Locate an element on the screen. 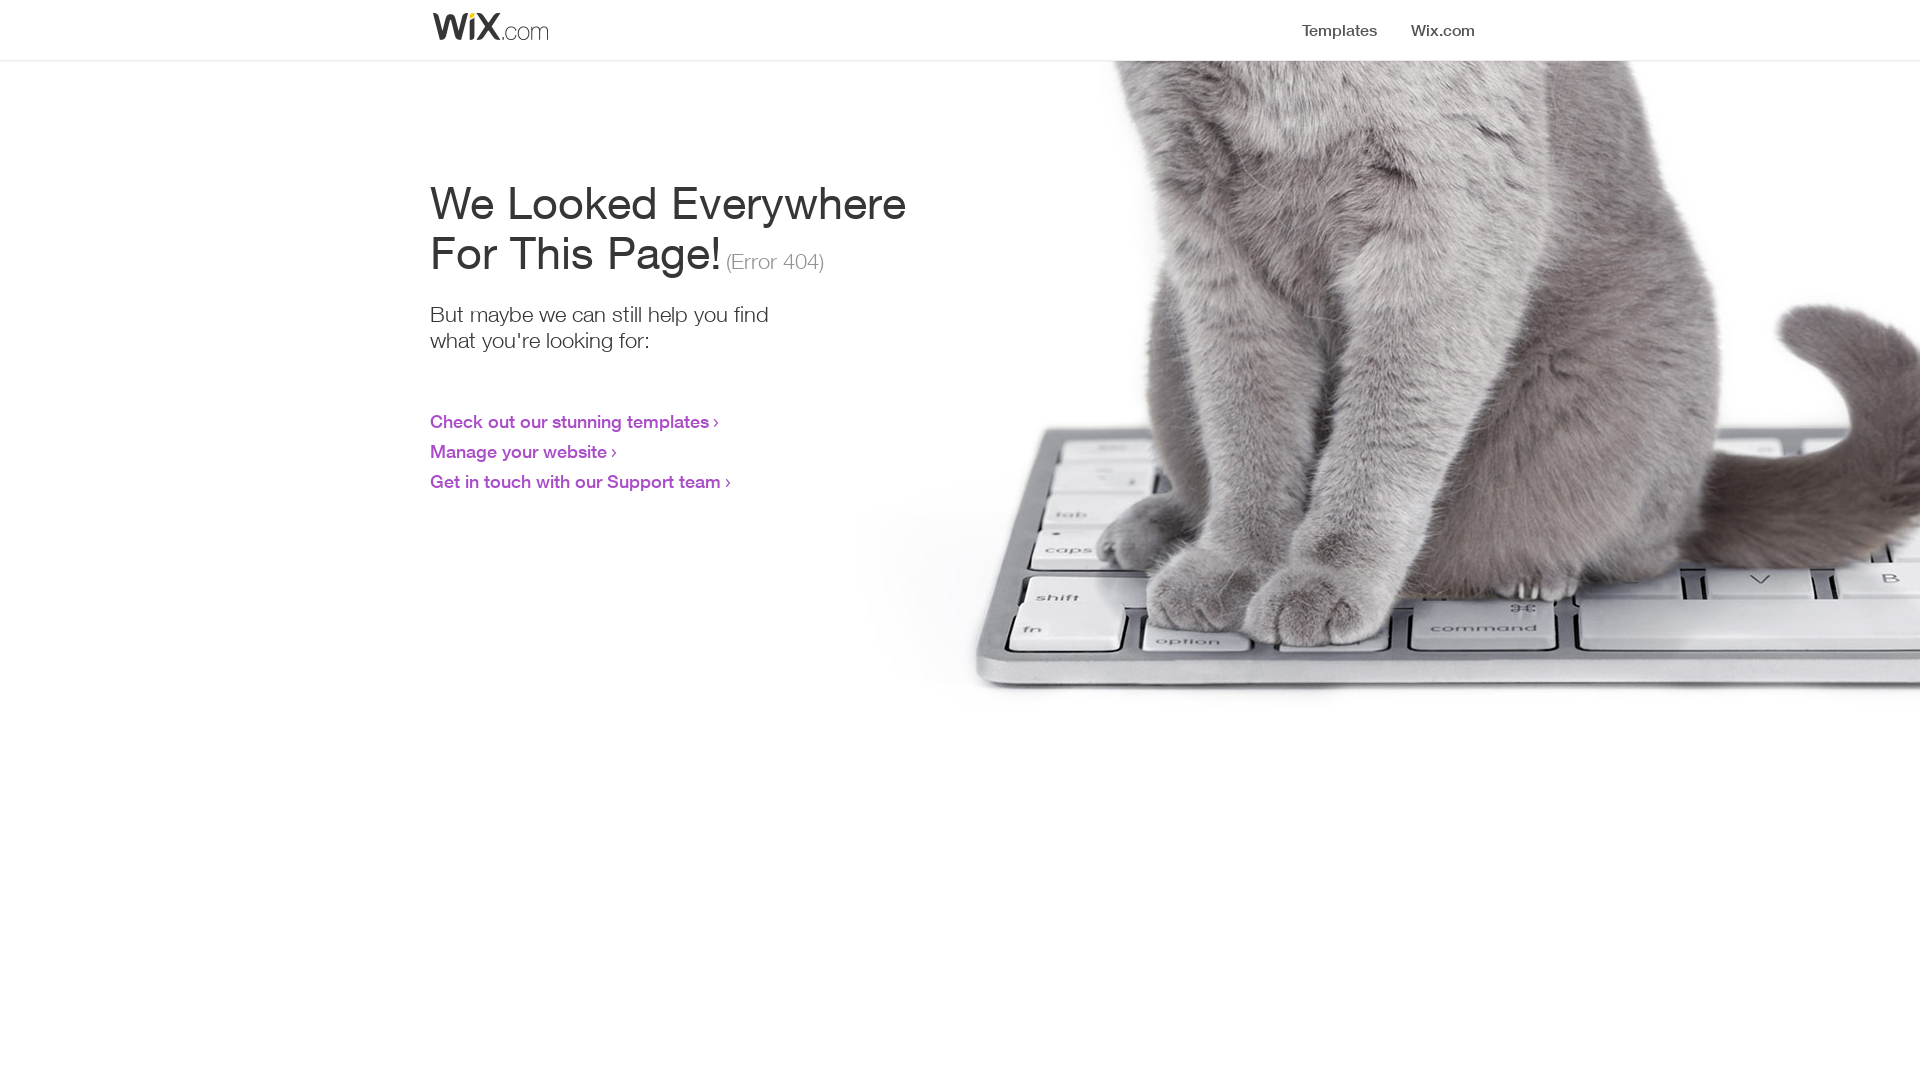  'Check out our stunning templates' is located at coordinates (429, 419).